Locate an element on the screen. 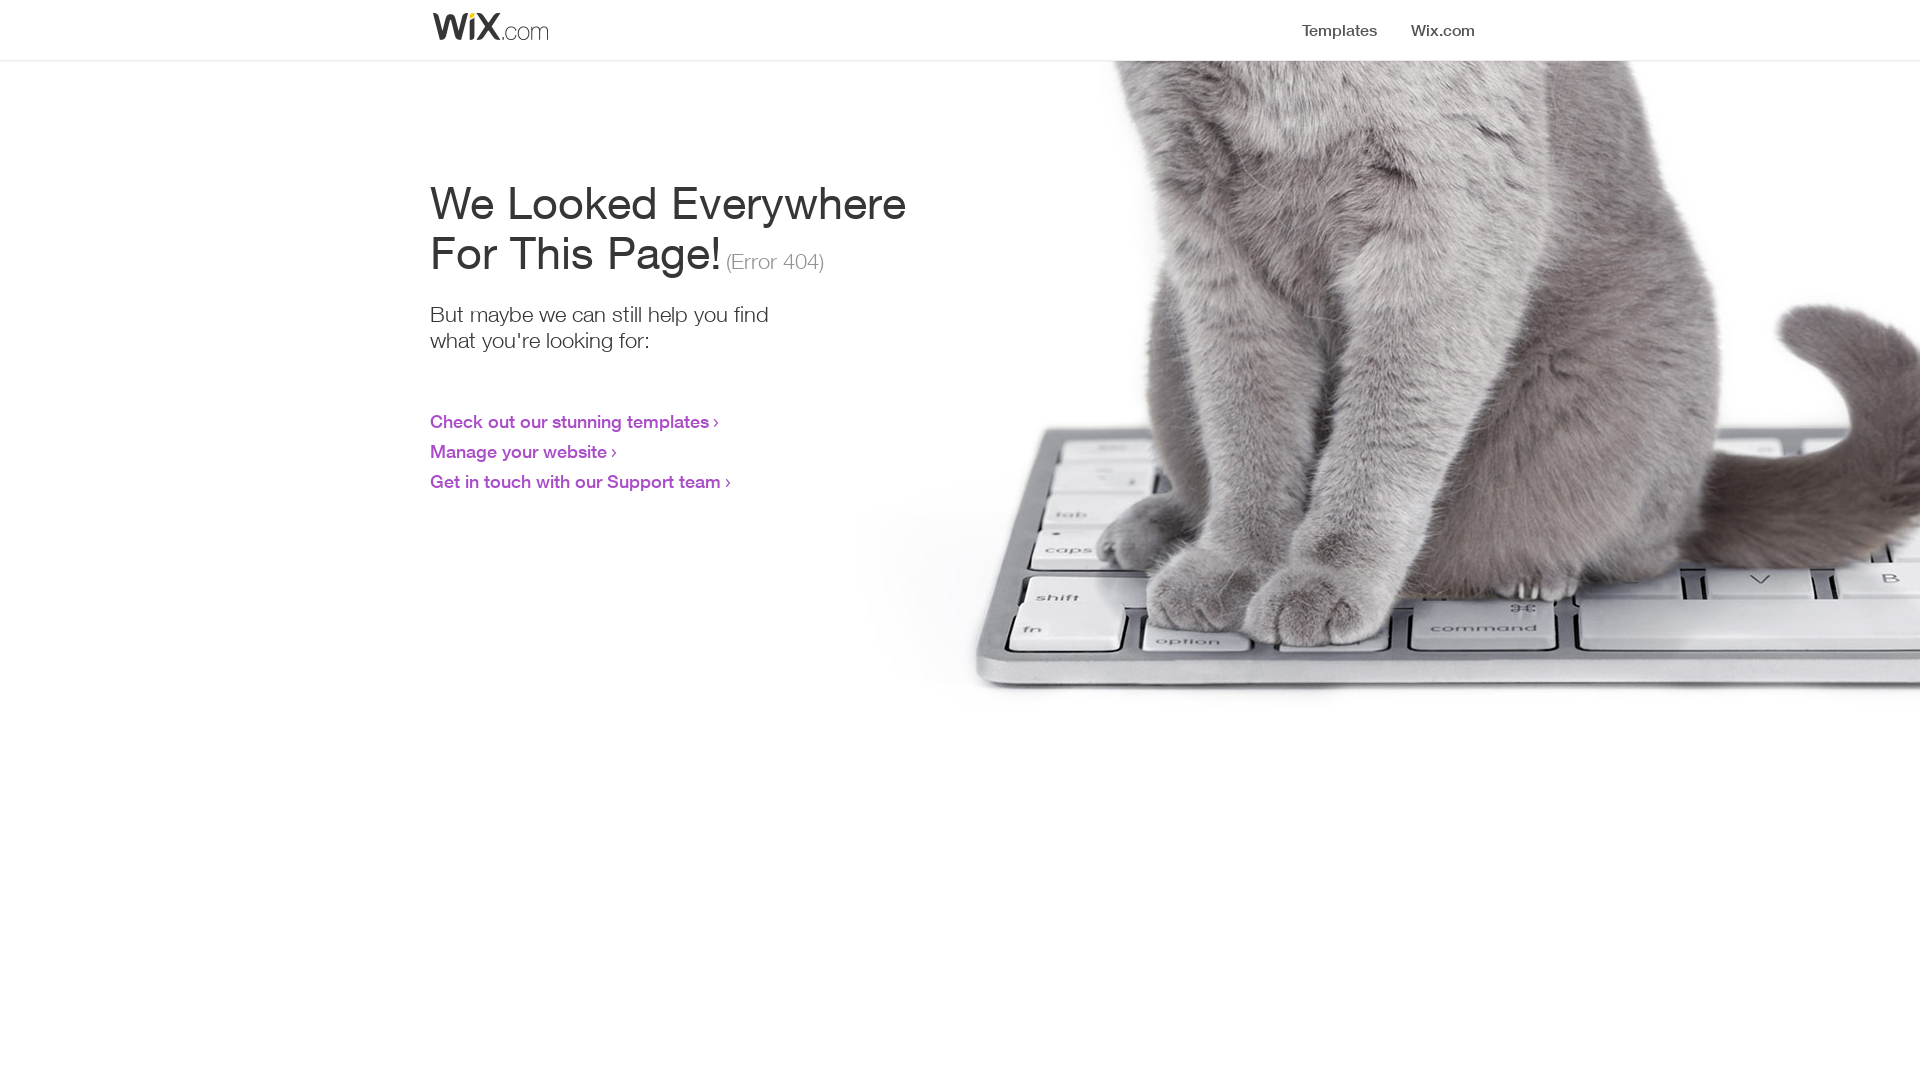  'Check out our stunning templates' is located at coordinates (429, 419).